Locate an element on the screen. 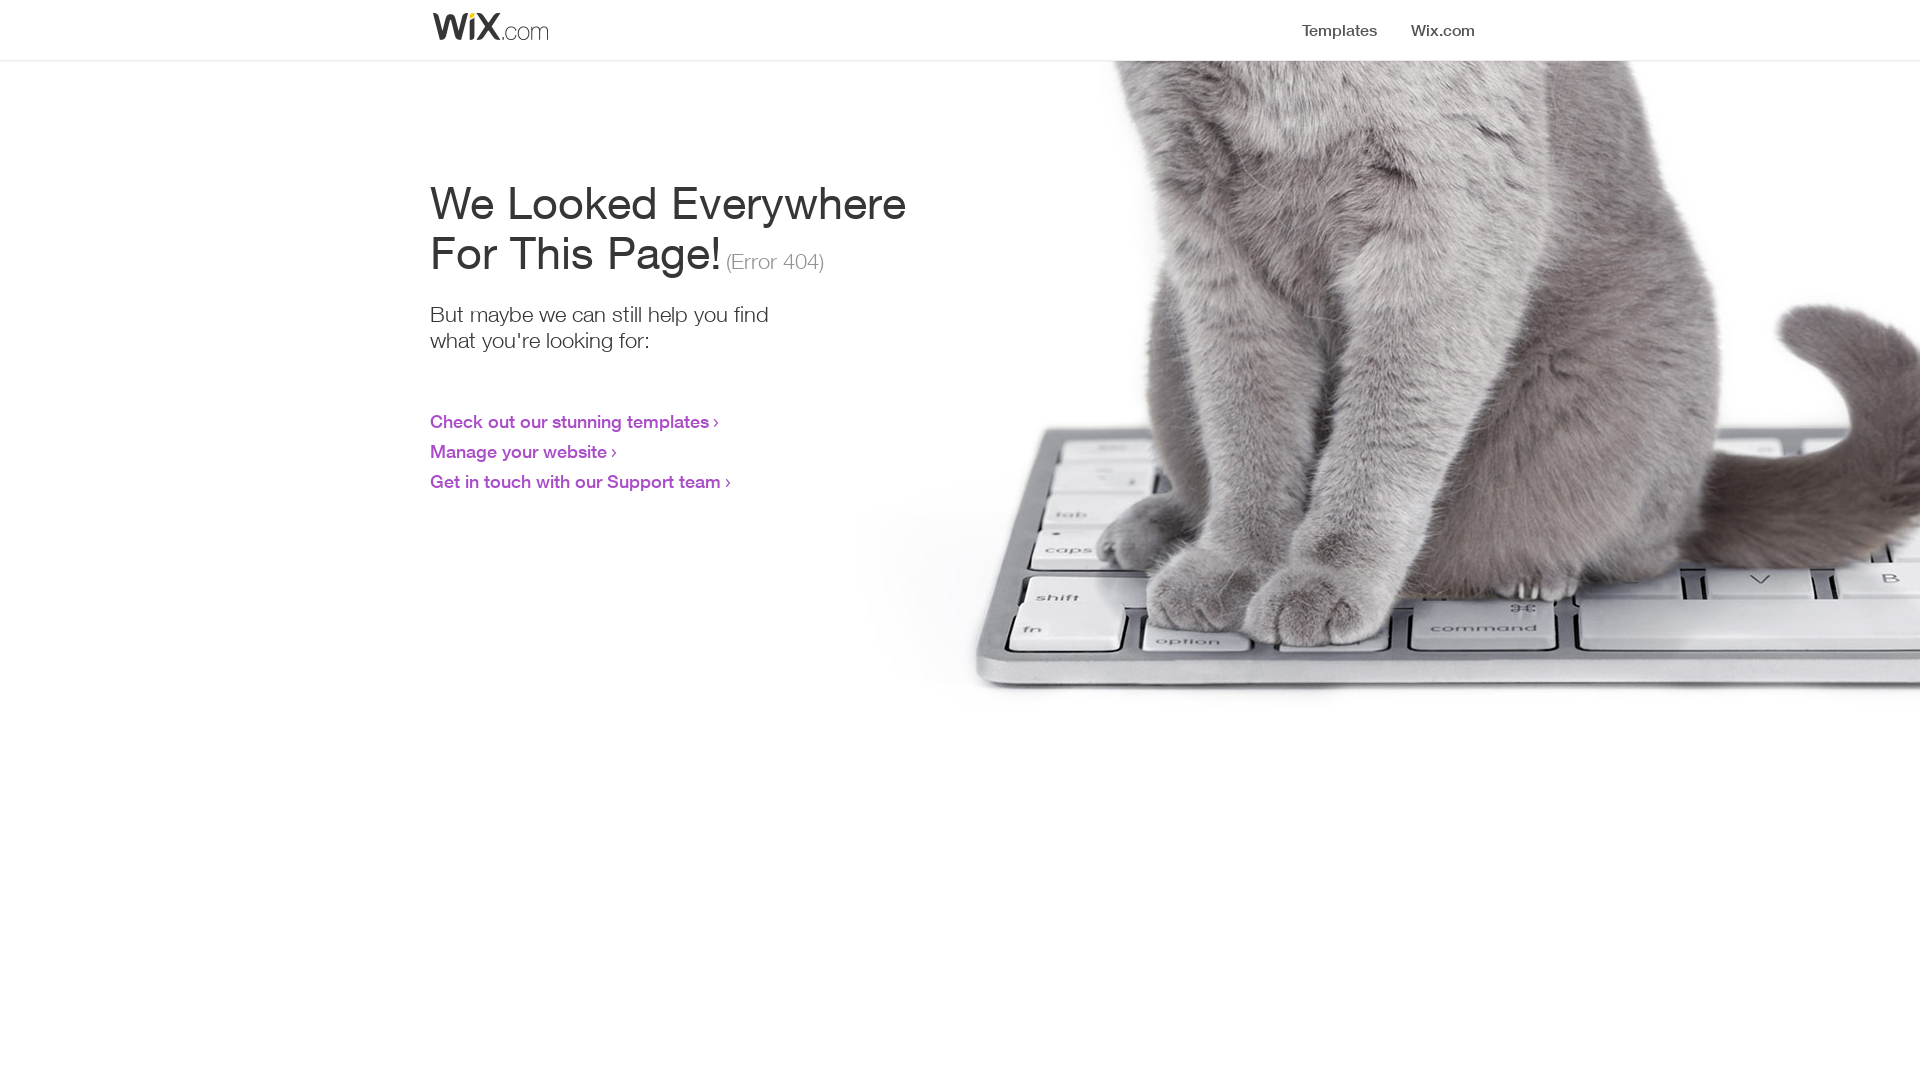  'Check out our stunning templates' is located at coordinates (429, 419).